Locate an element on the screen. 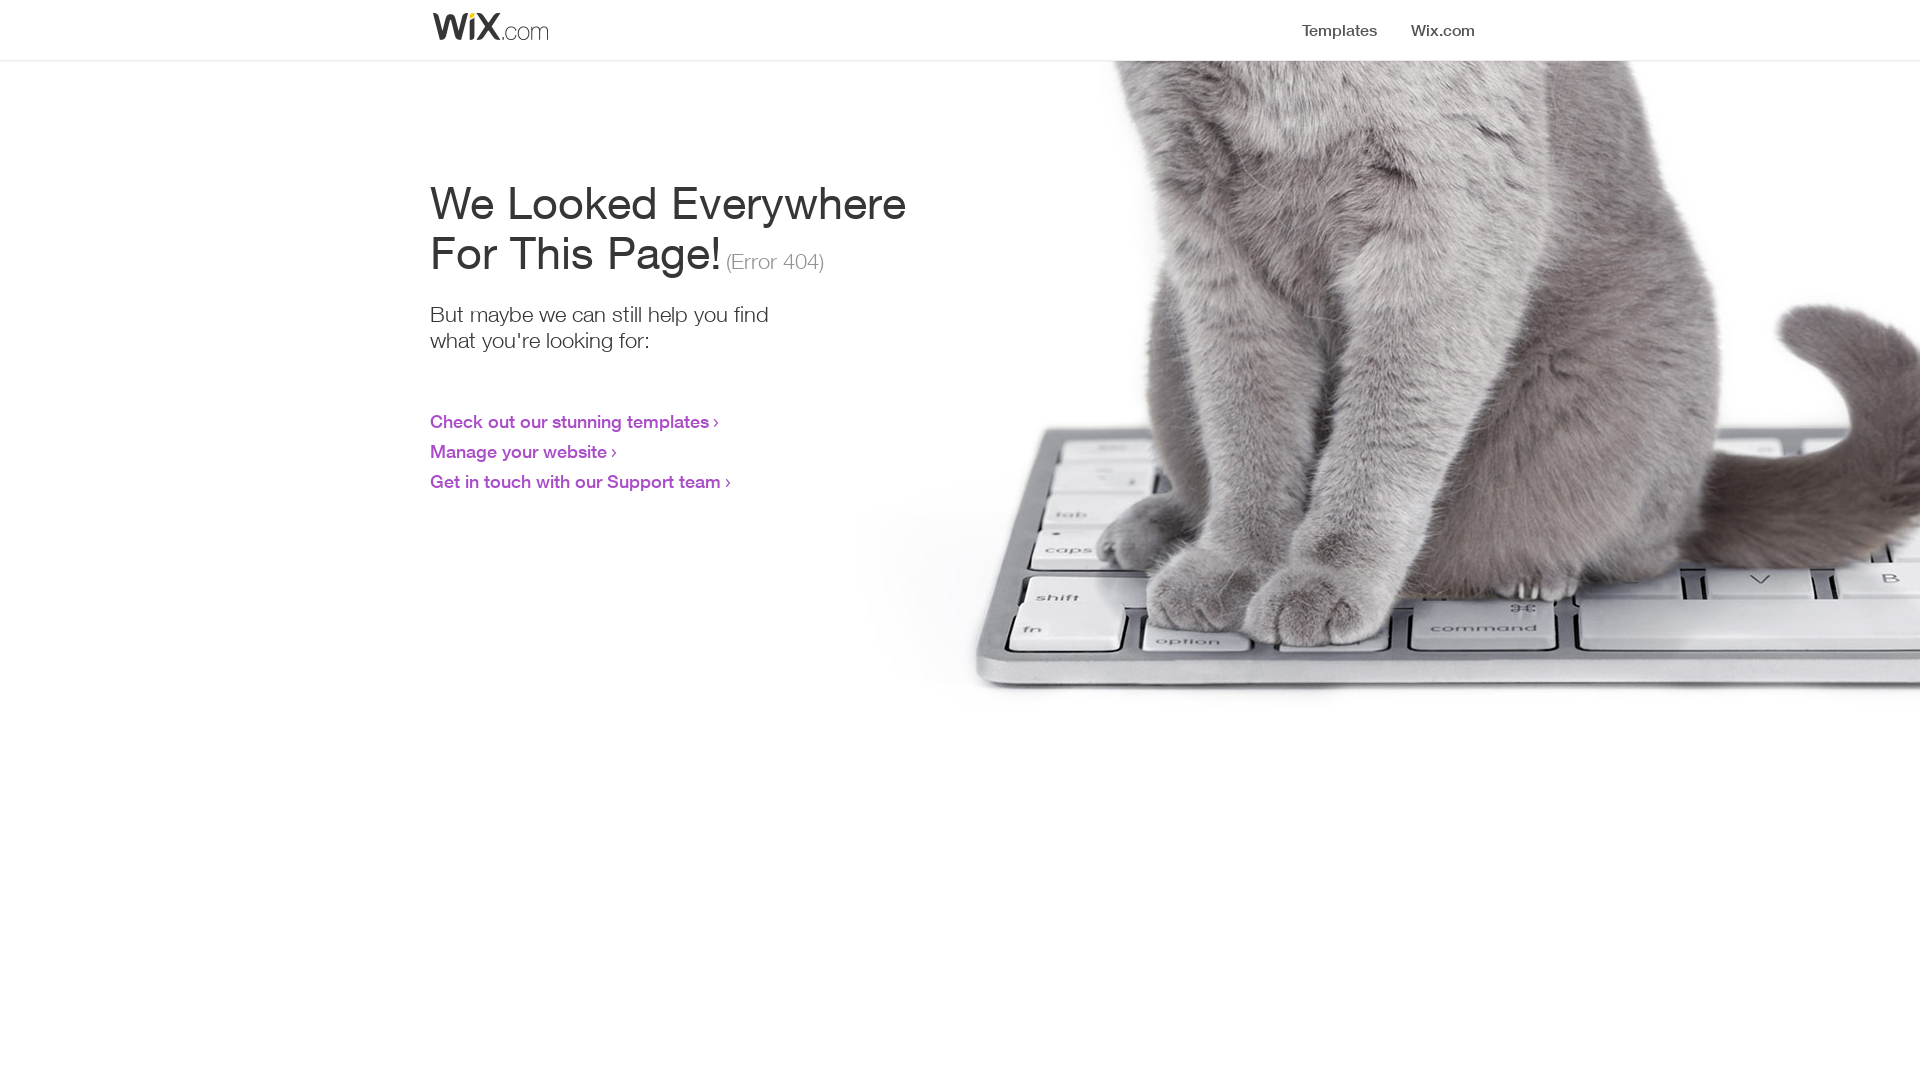  'Check out our stunning templates' is located at coordinates (429, 419).